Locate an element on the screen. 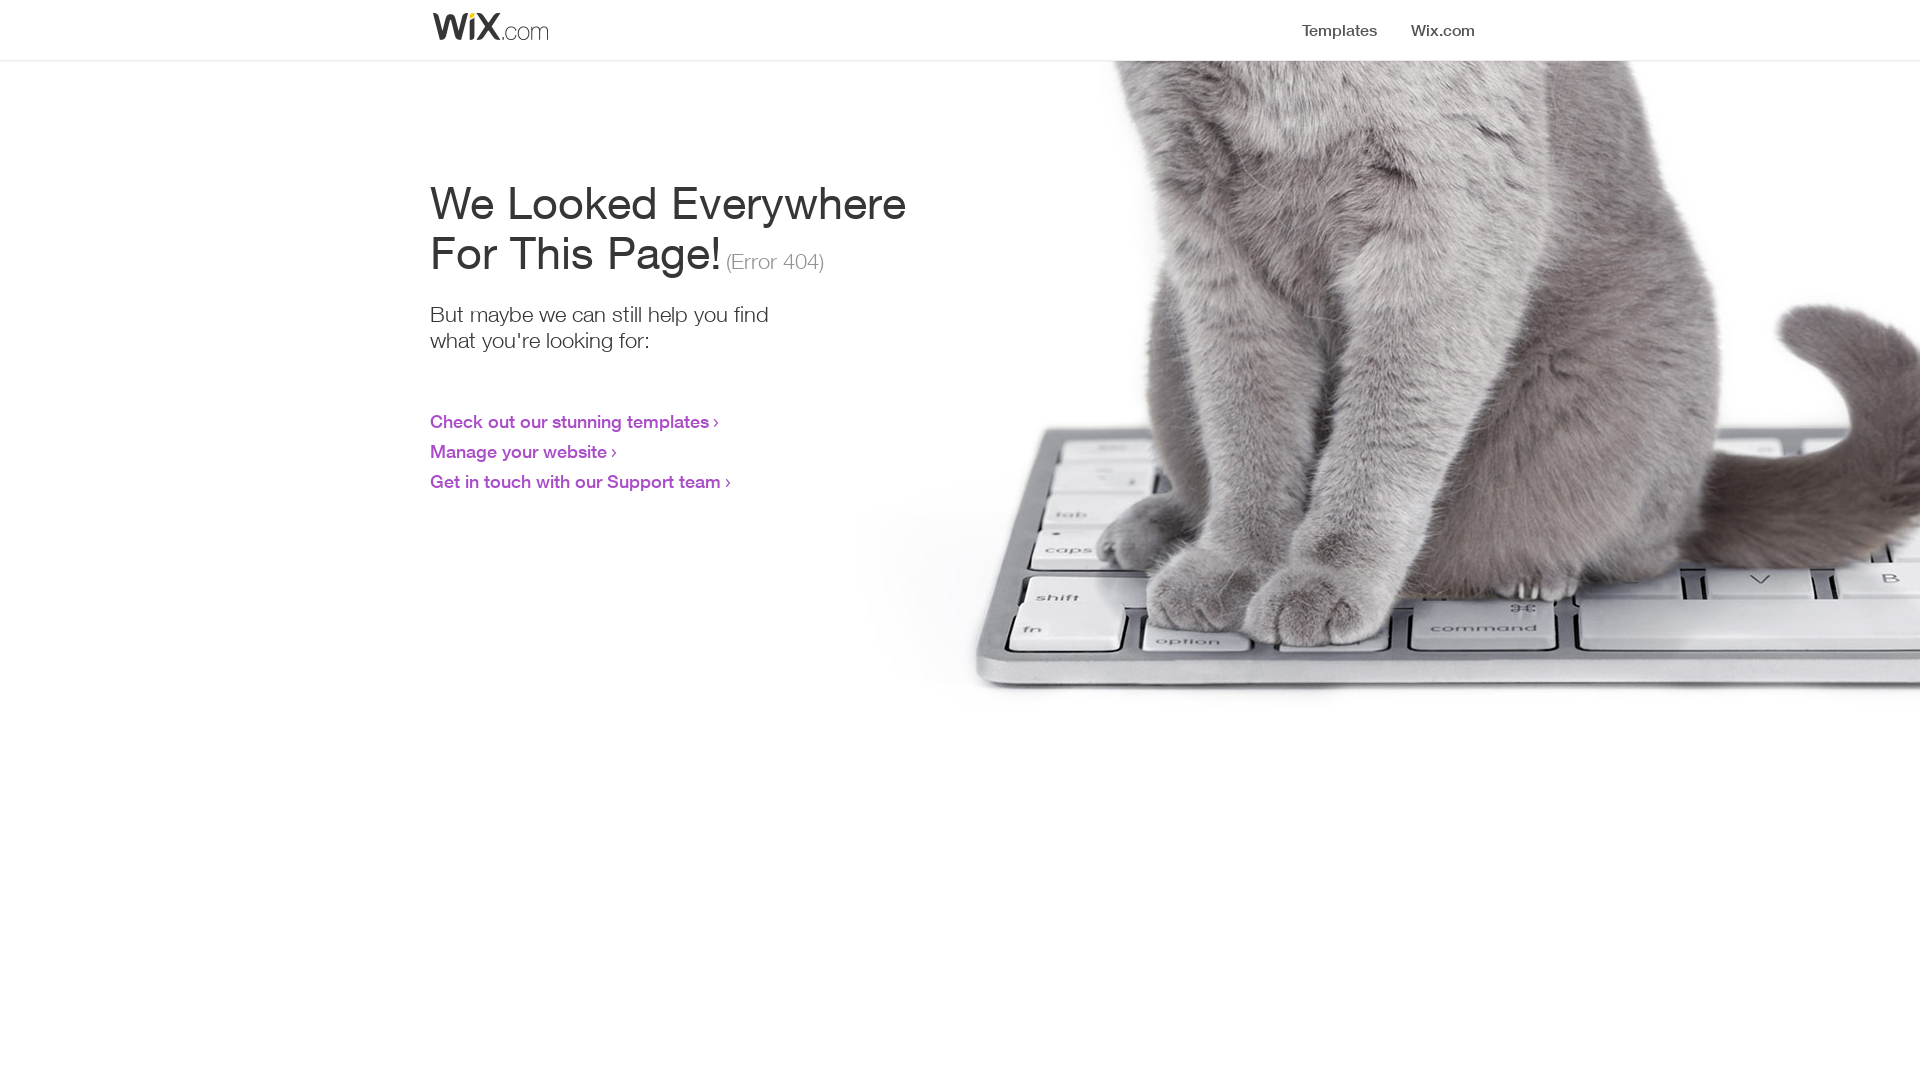  'Check out our stunning templates' is located at coordinates (429, 419).